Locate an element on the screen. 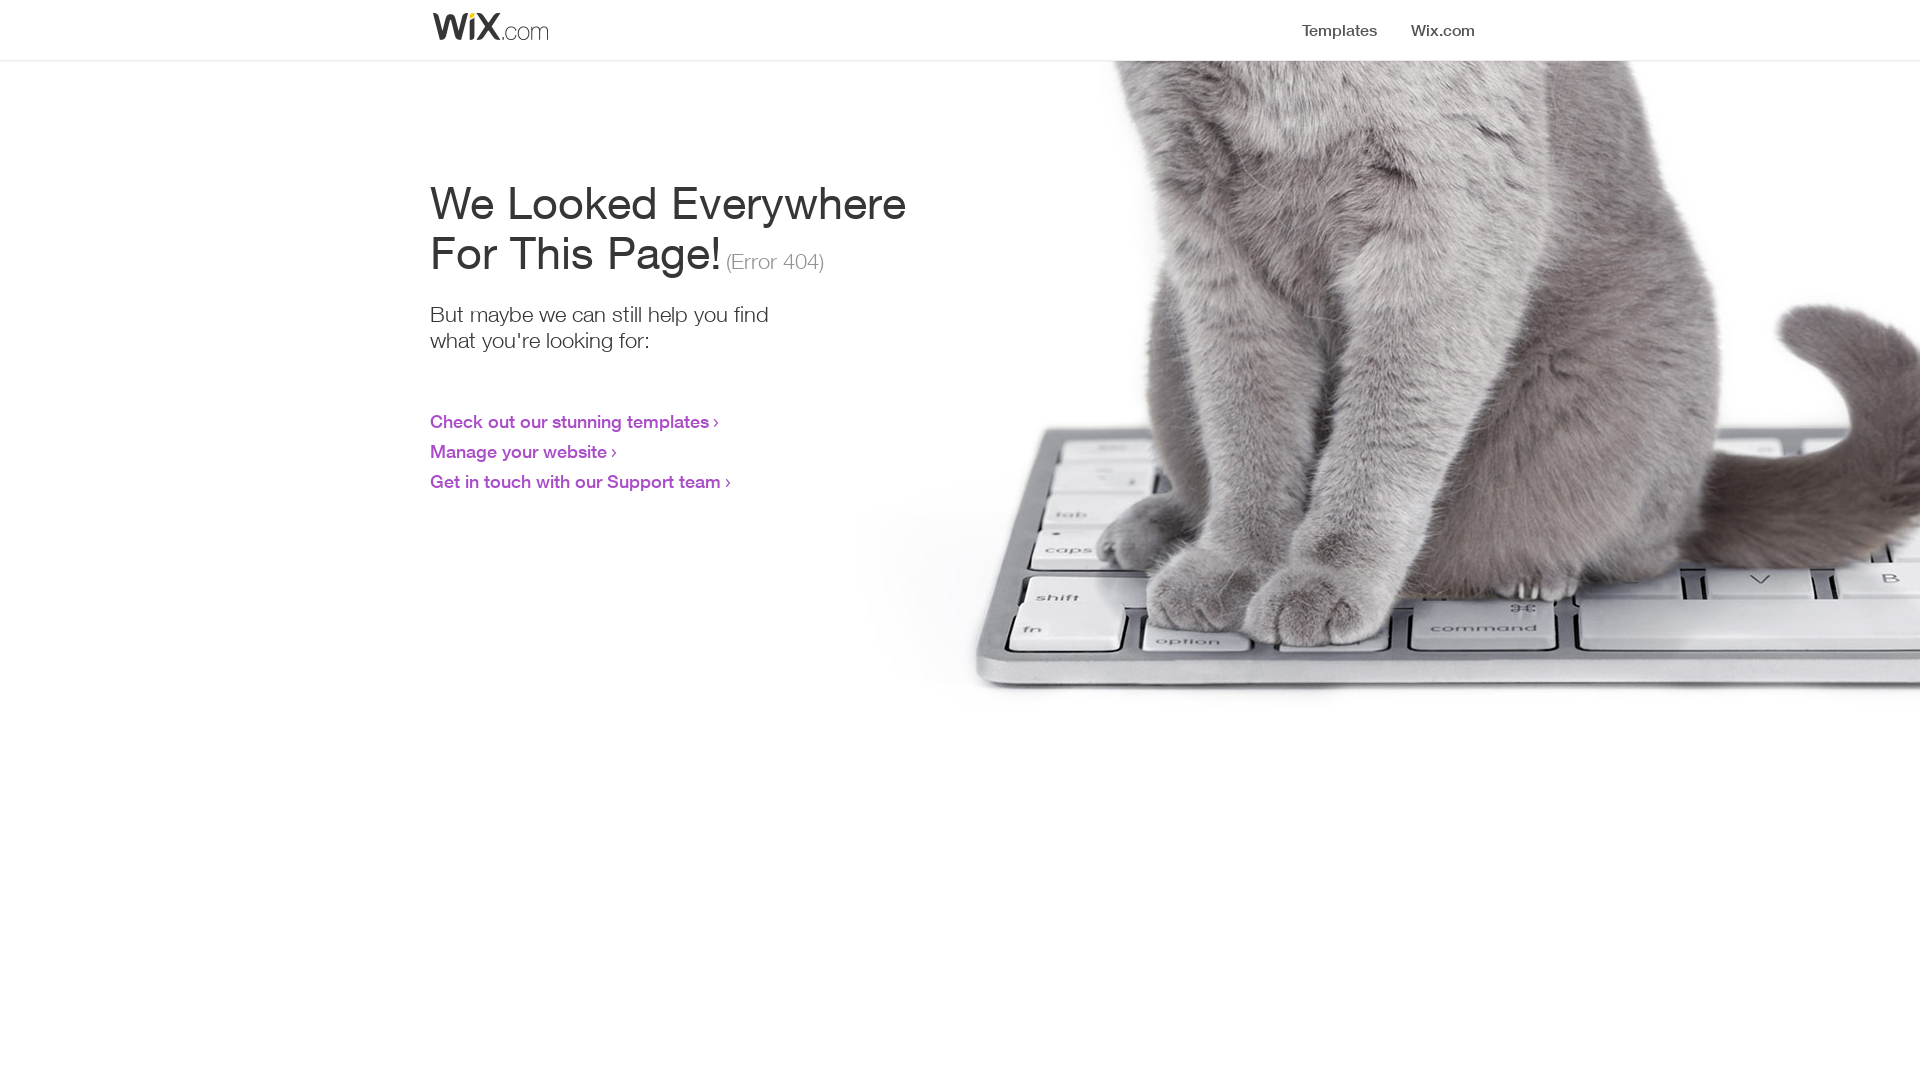  'Check out our stunning templates' is located at coordinates (429, 419).